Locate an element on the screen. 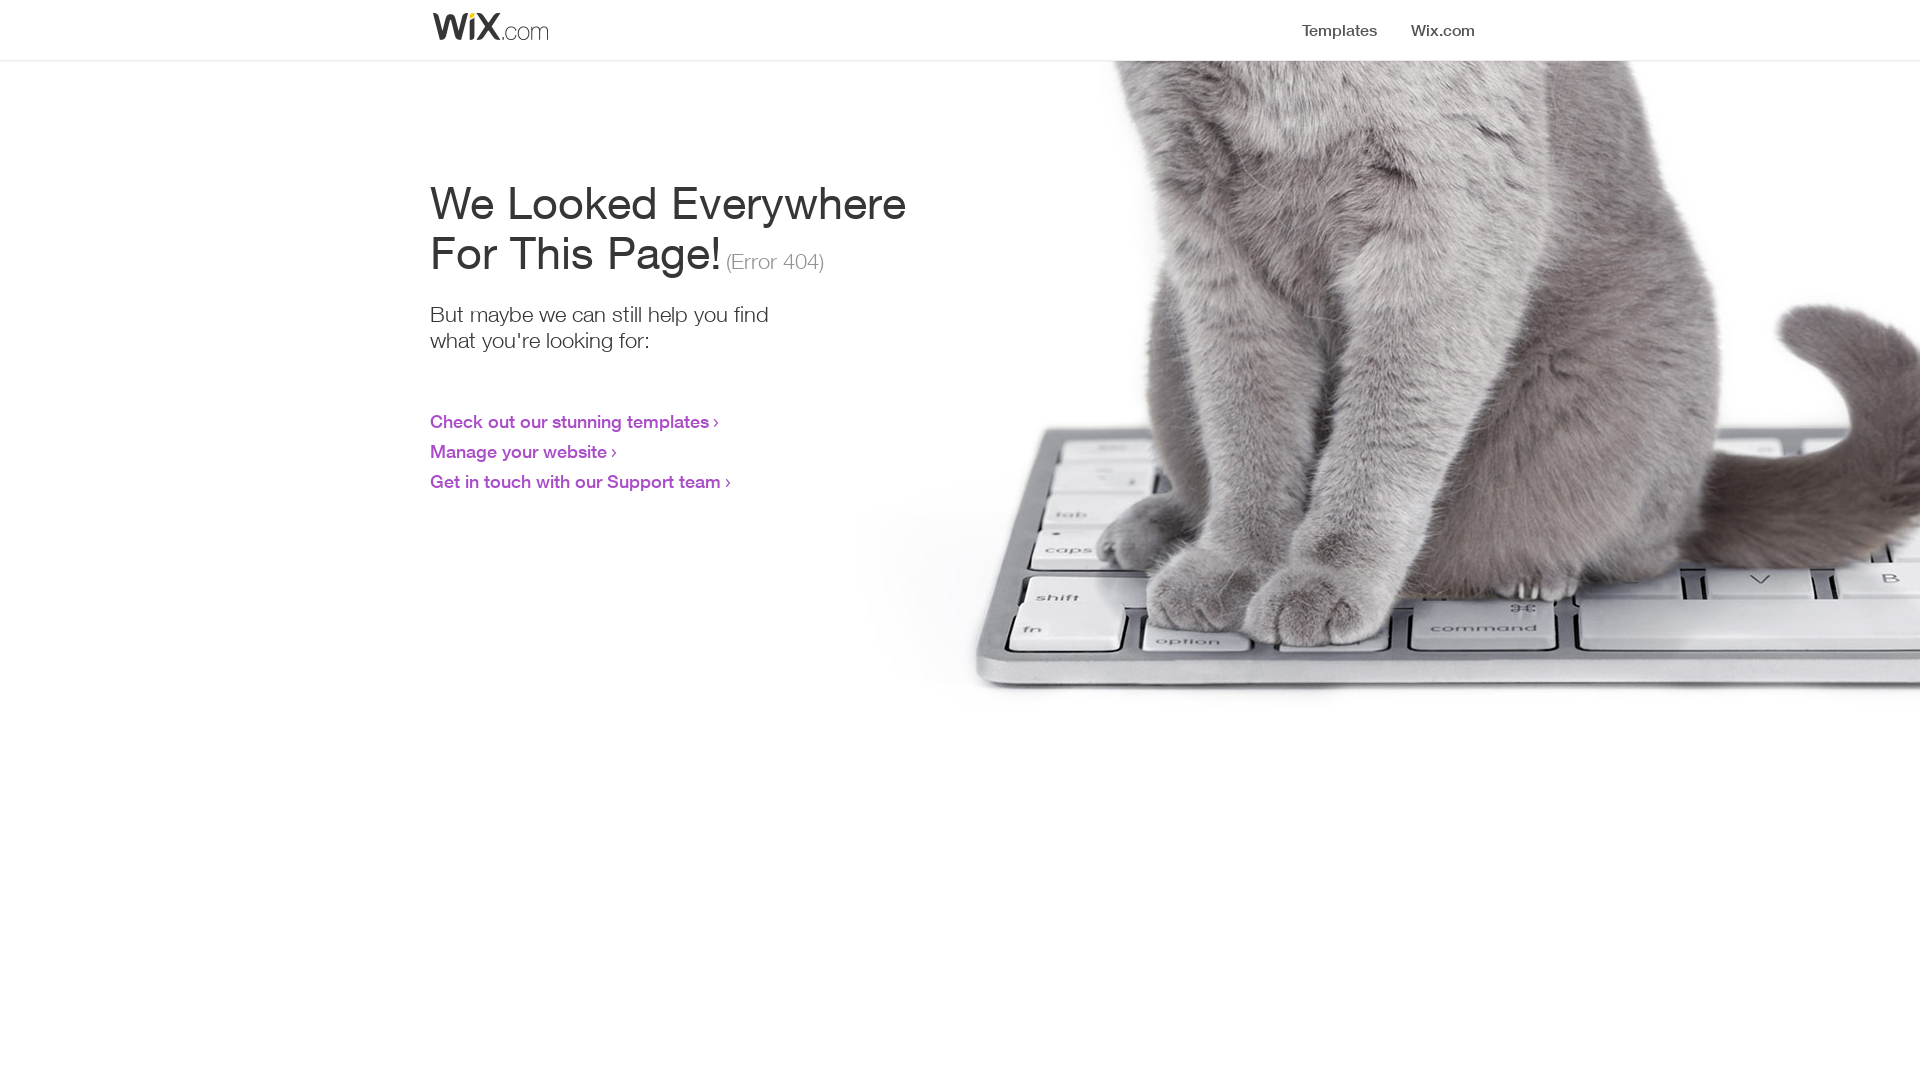  'Check out our stunning templates' is located at coordinates (429, 419).